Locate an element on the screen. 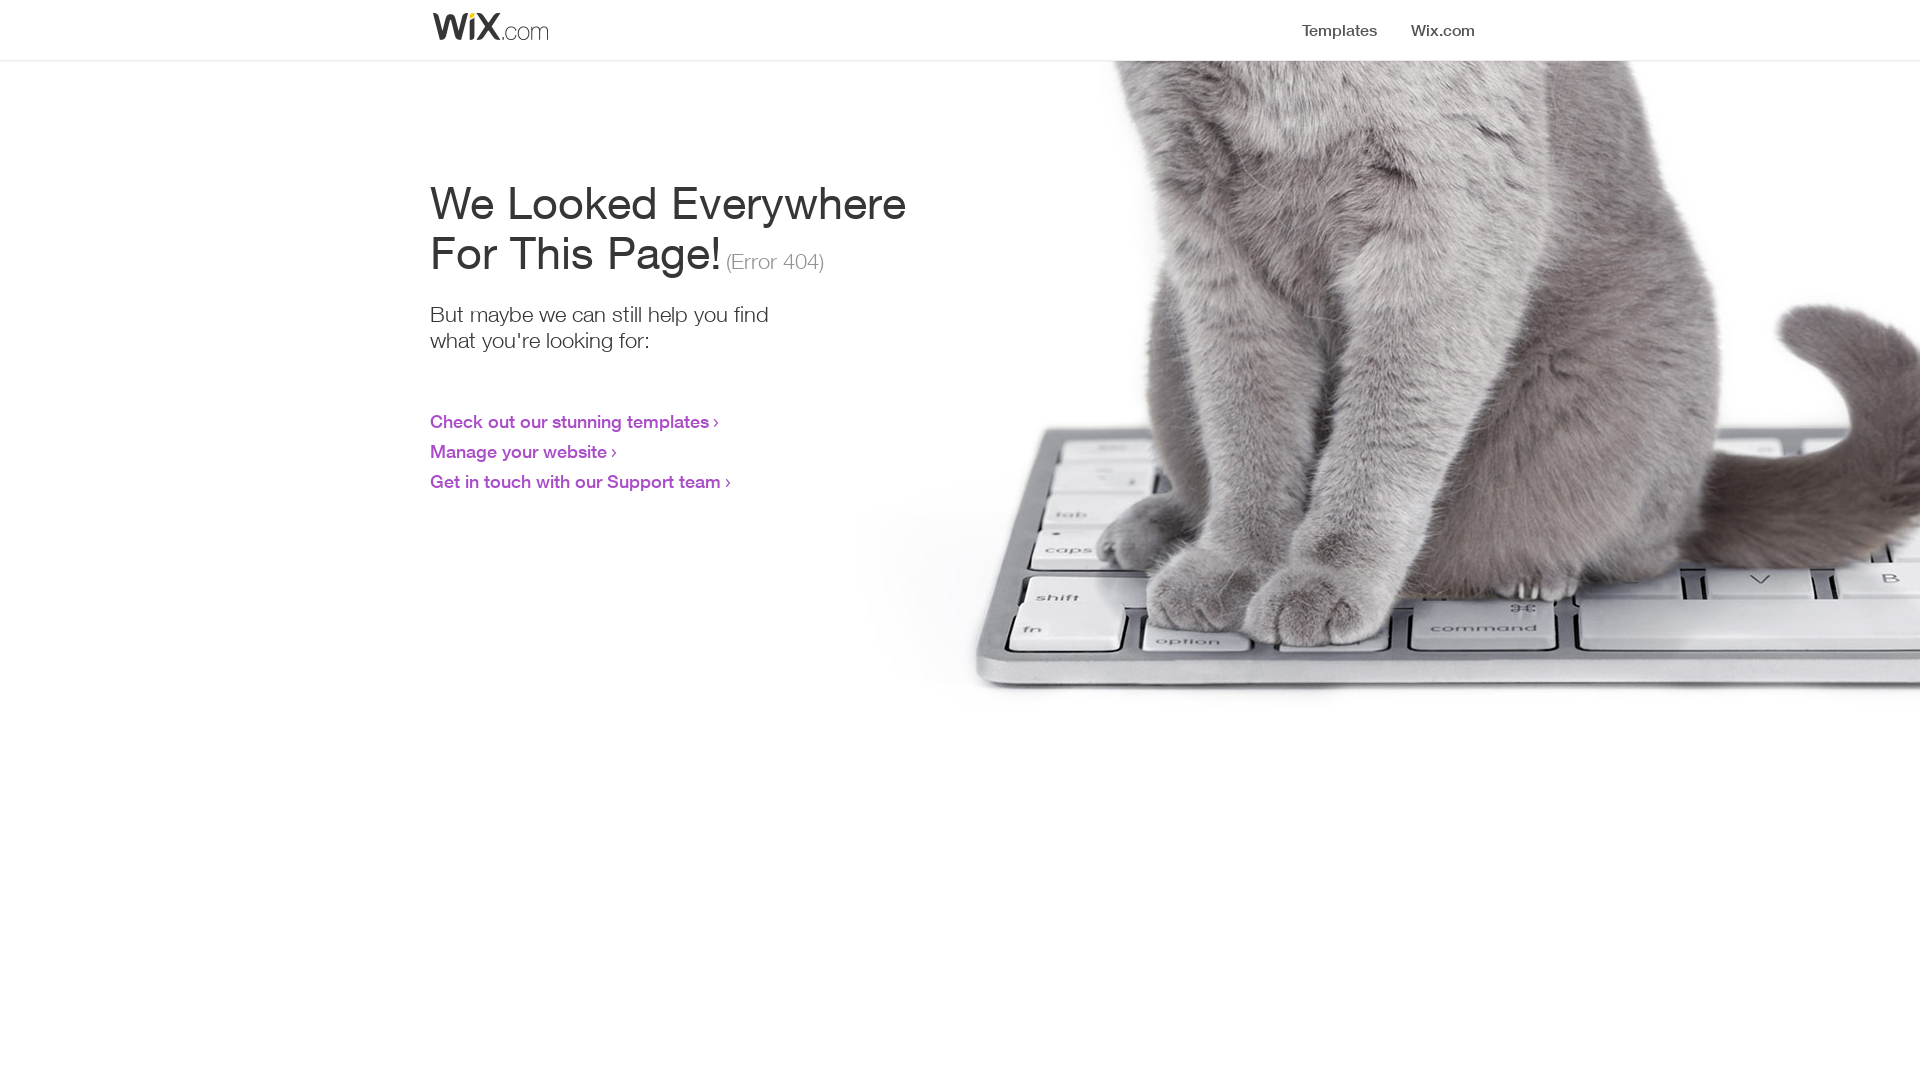  'Check out our stunning templates' is located at coordinates (429, 419).